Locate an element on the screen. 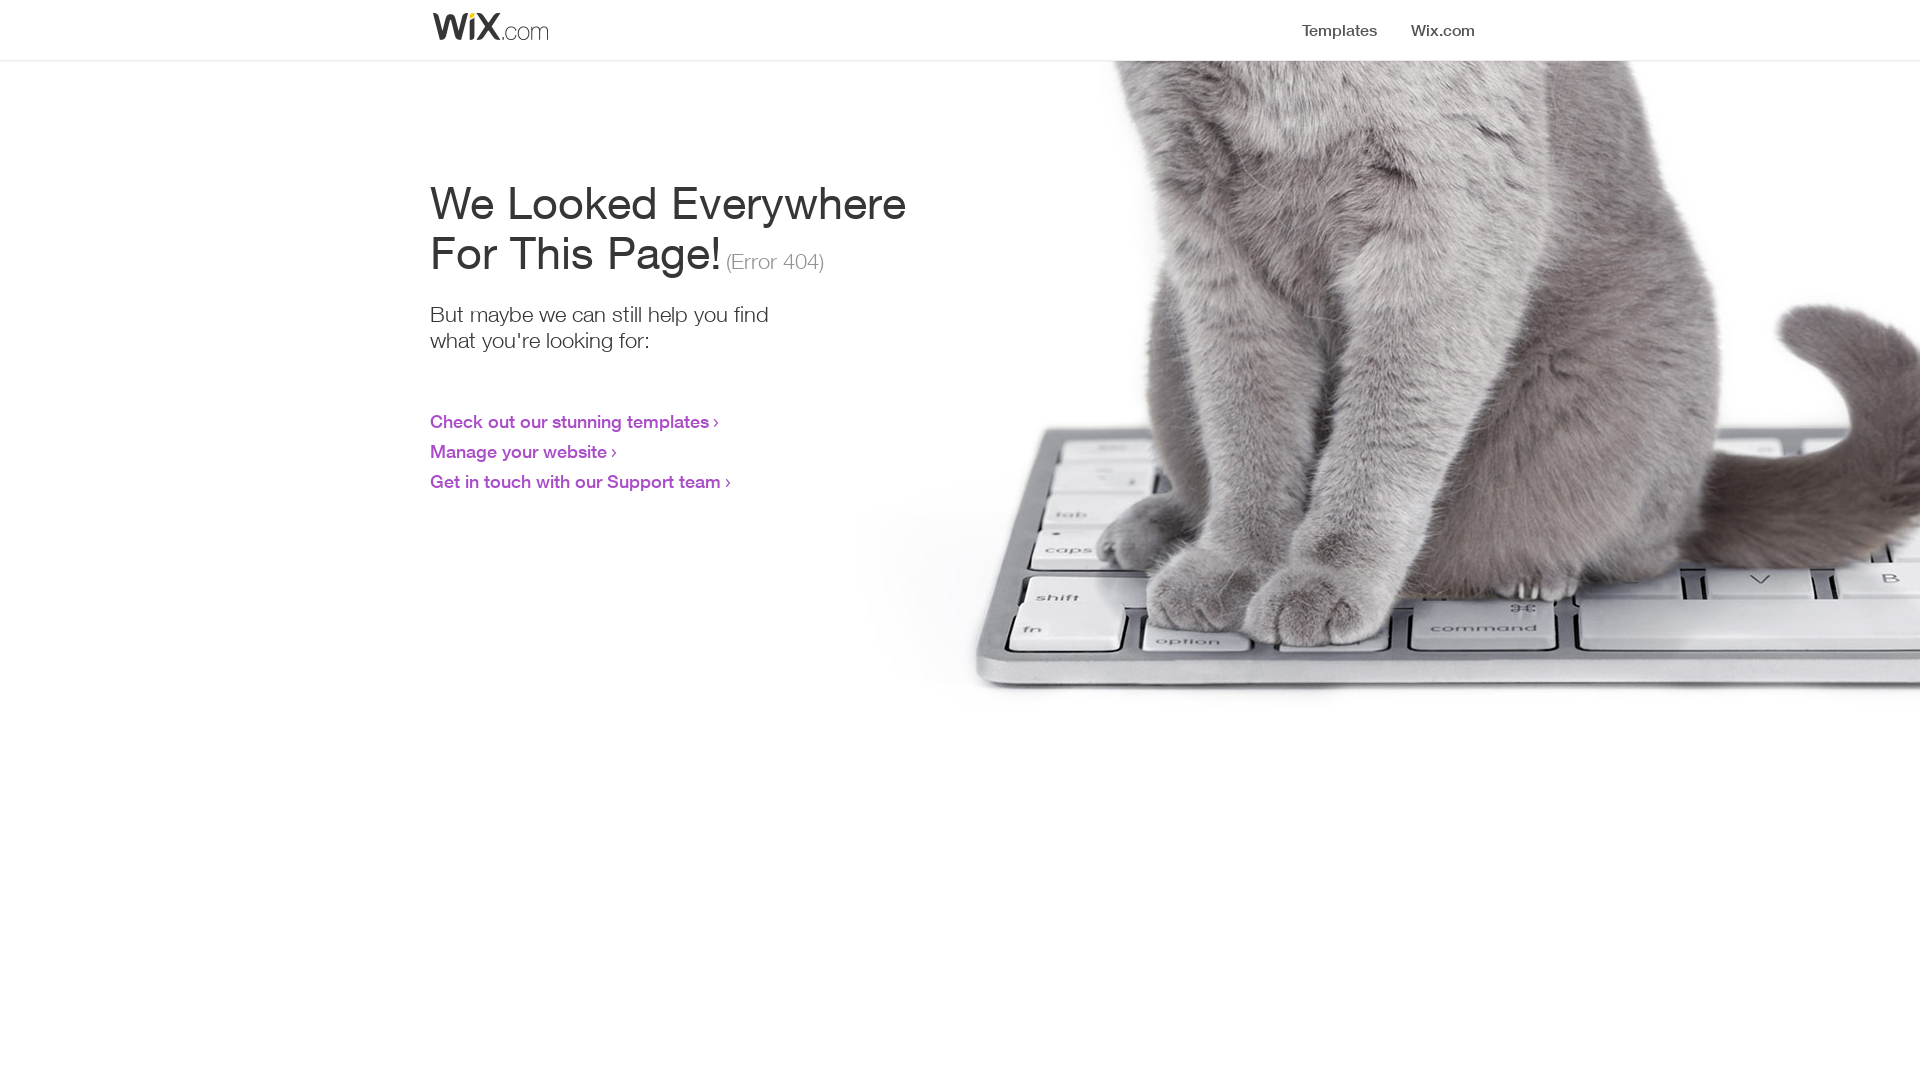  'Check out our stunning templates' is located at coordinates (429, 419).